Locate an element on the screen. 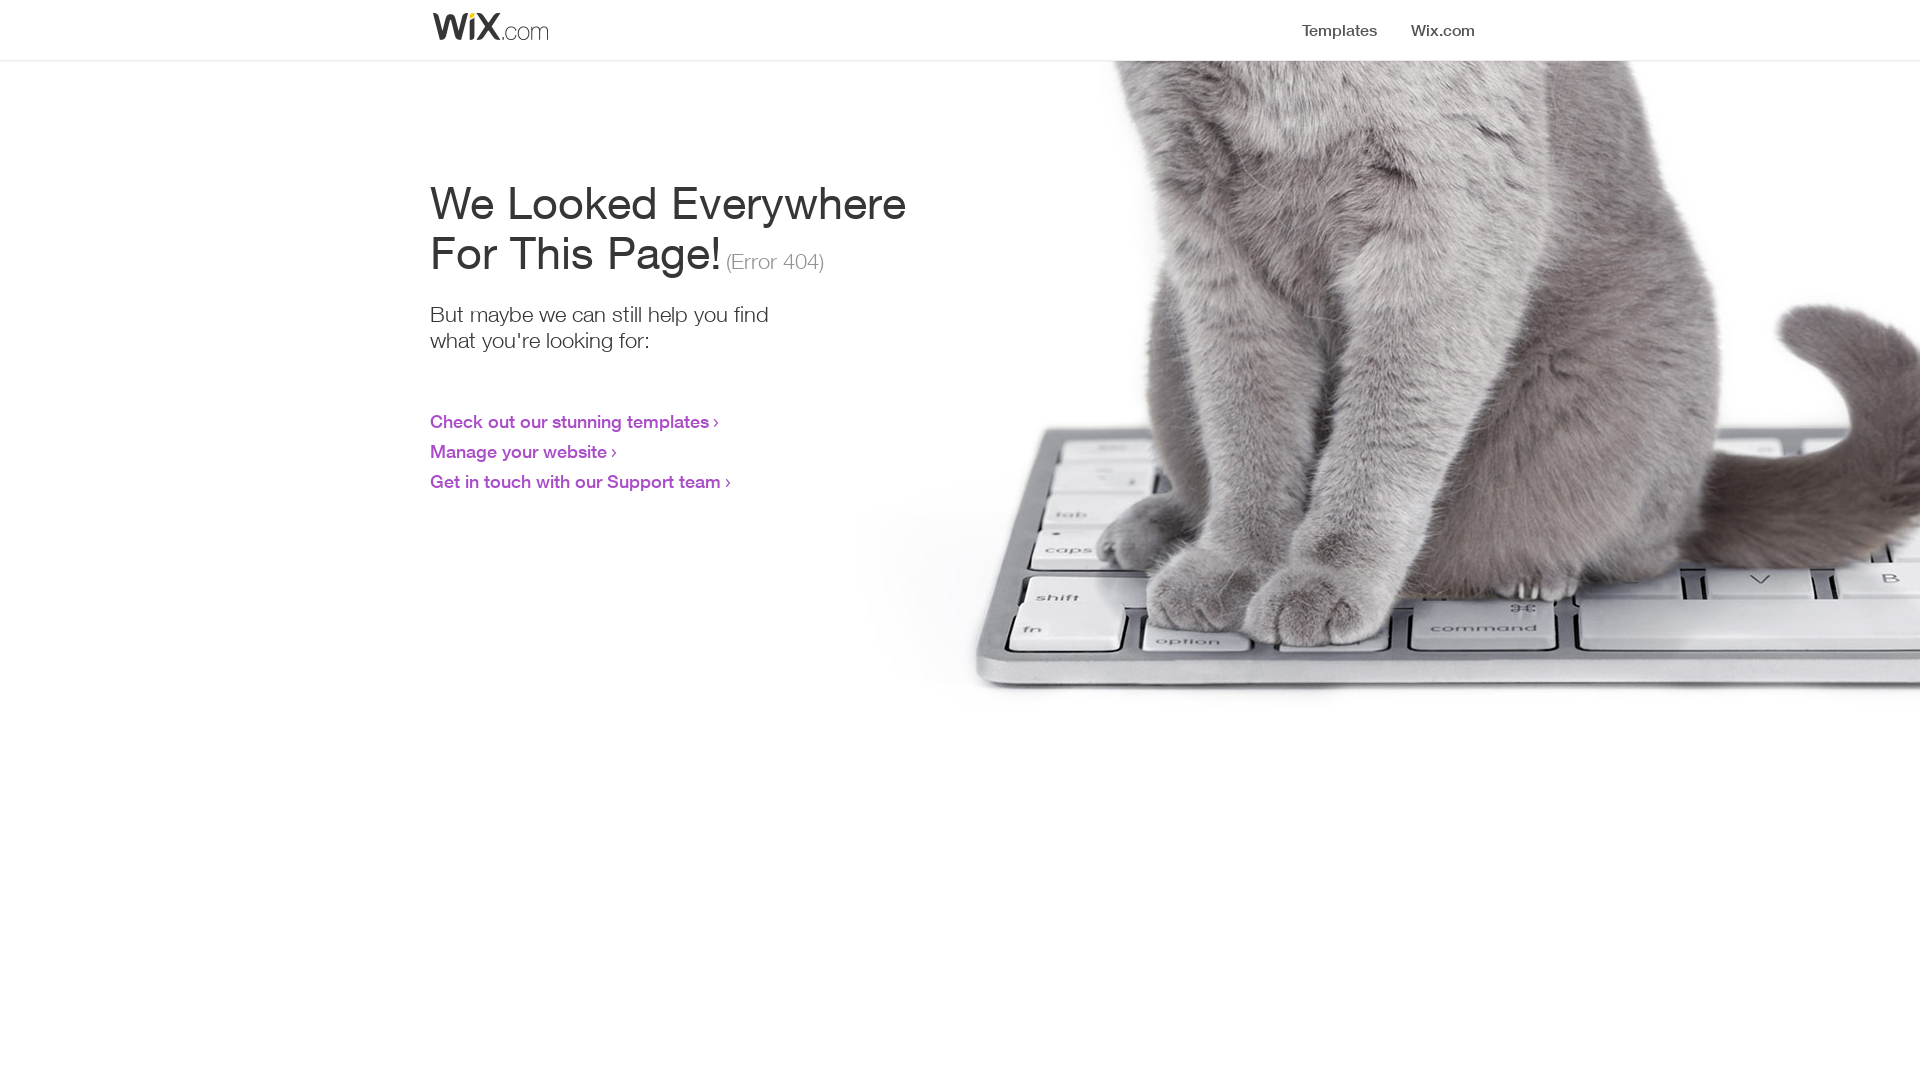  'Check out our stunning templates' is located at coordinates (429, 419).